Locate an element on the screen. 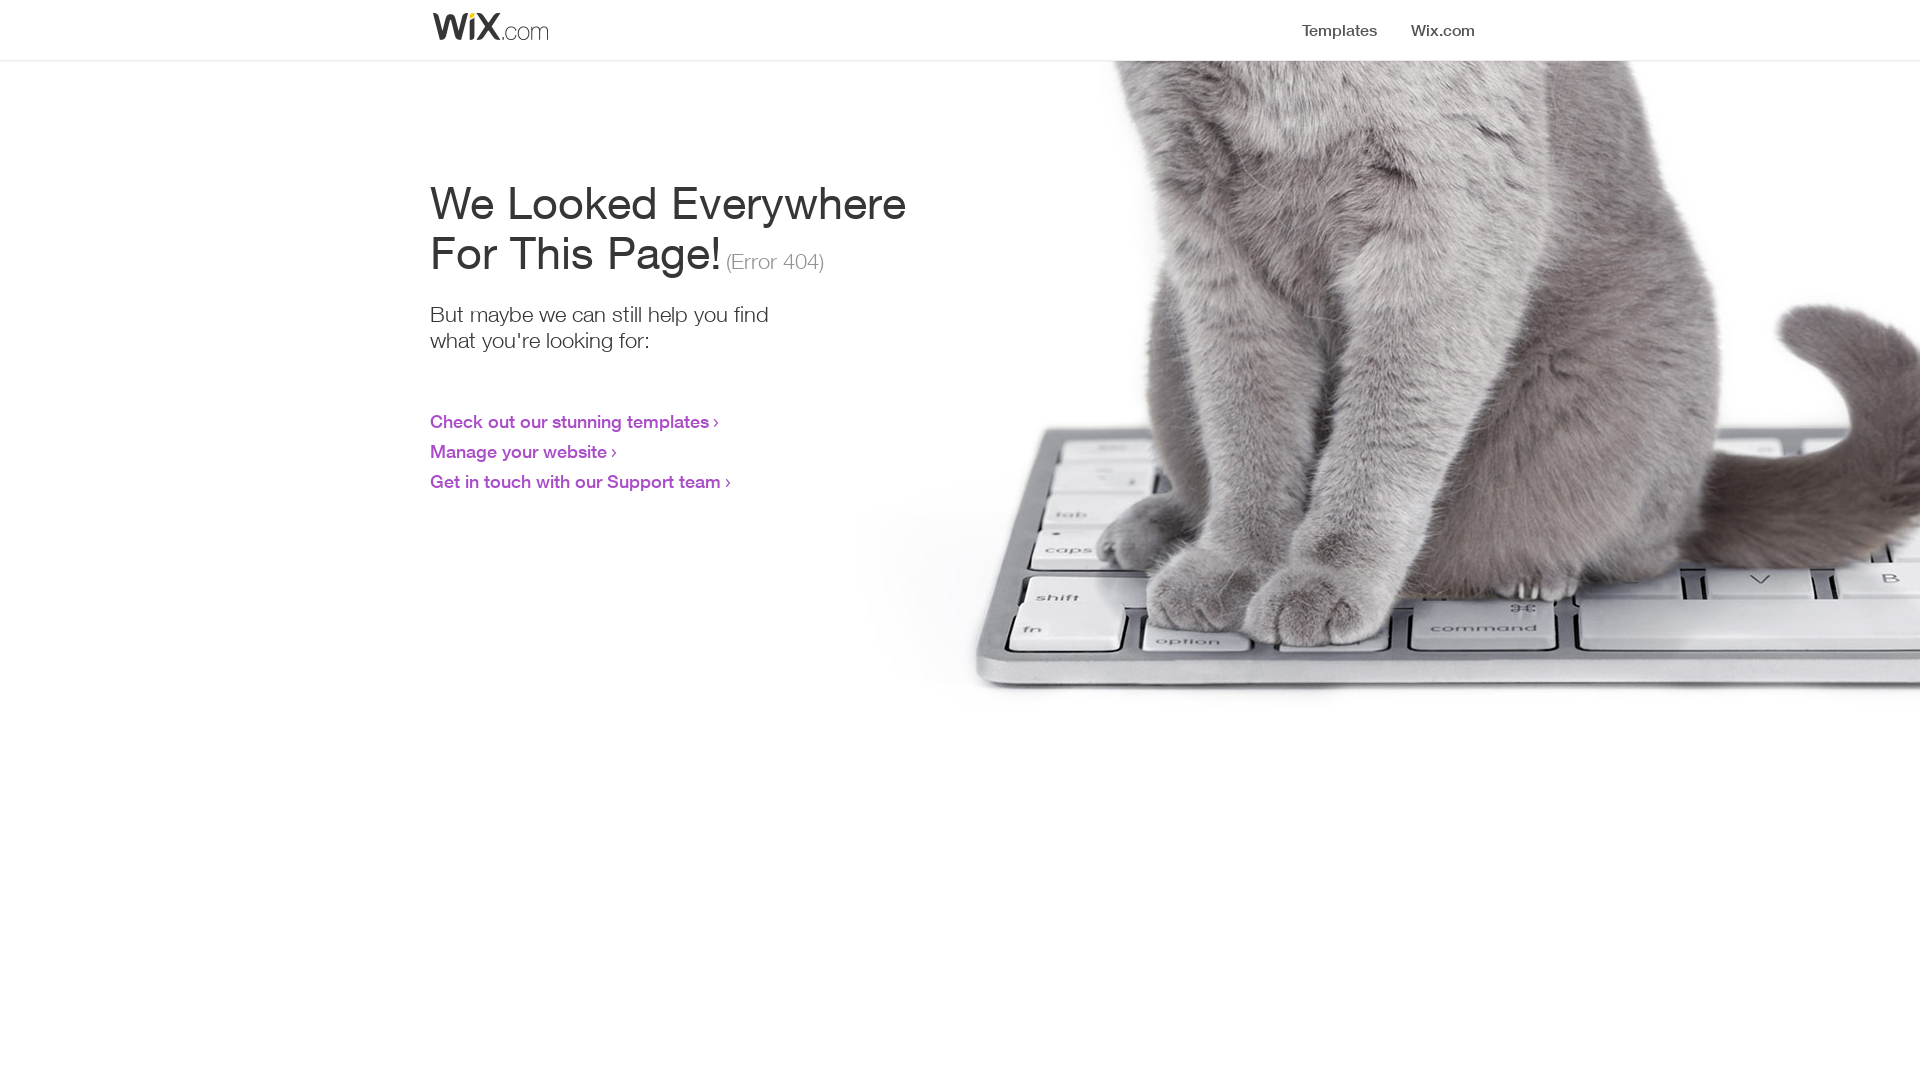  'Check out our stunning templates' is located at coordinates (429, 419).